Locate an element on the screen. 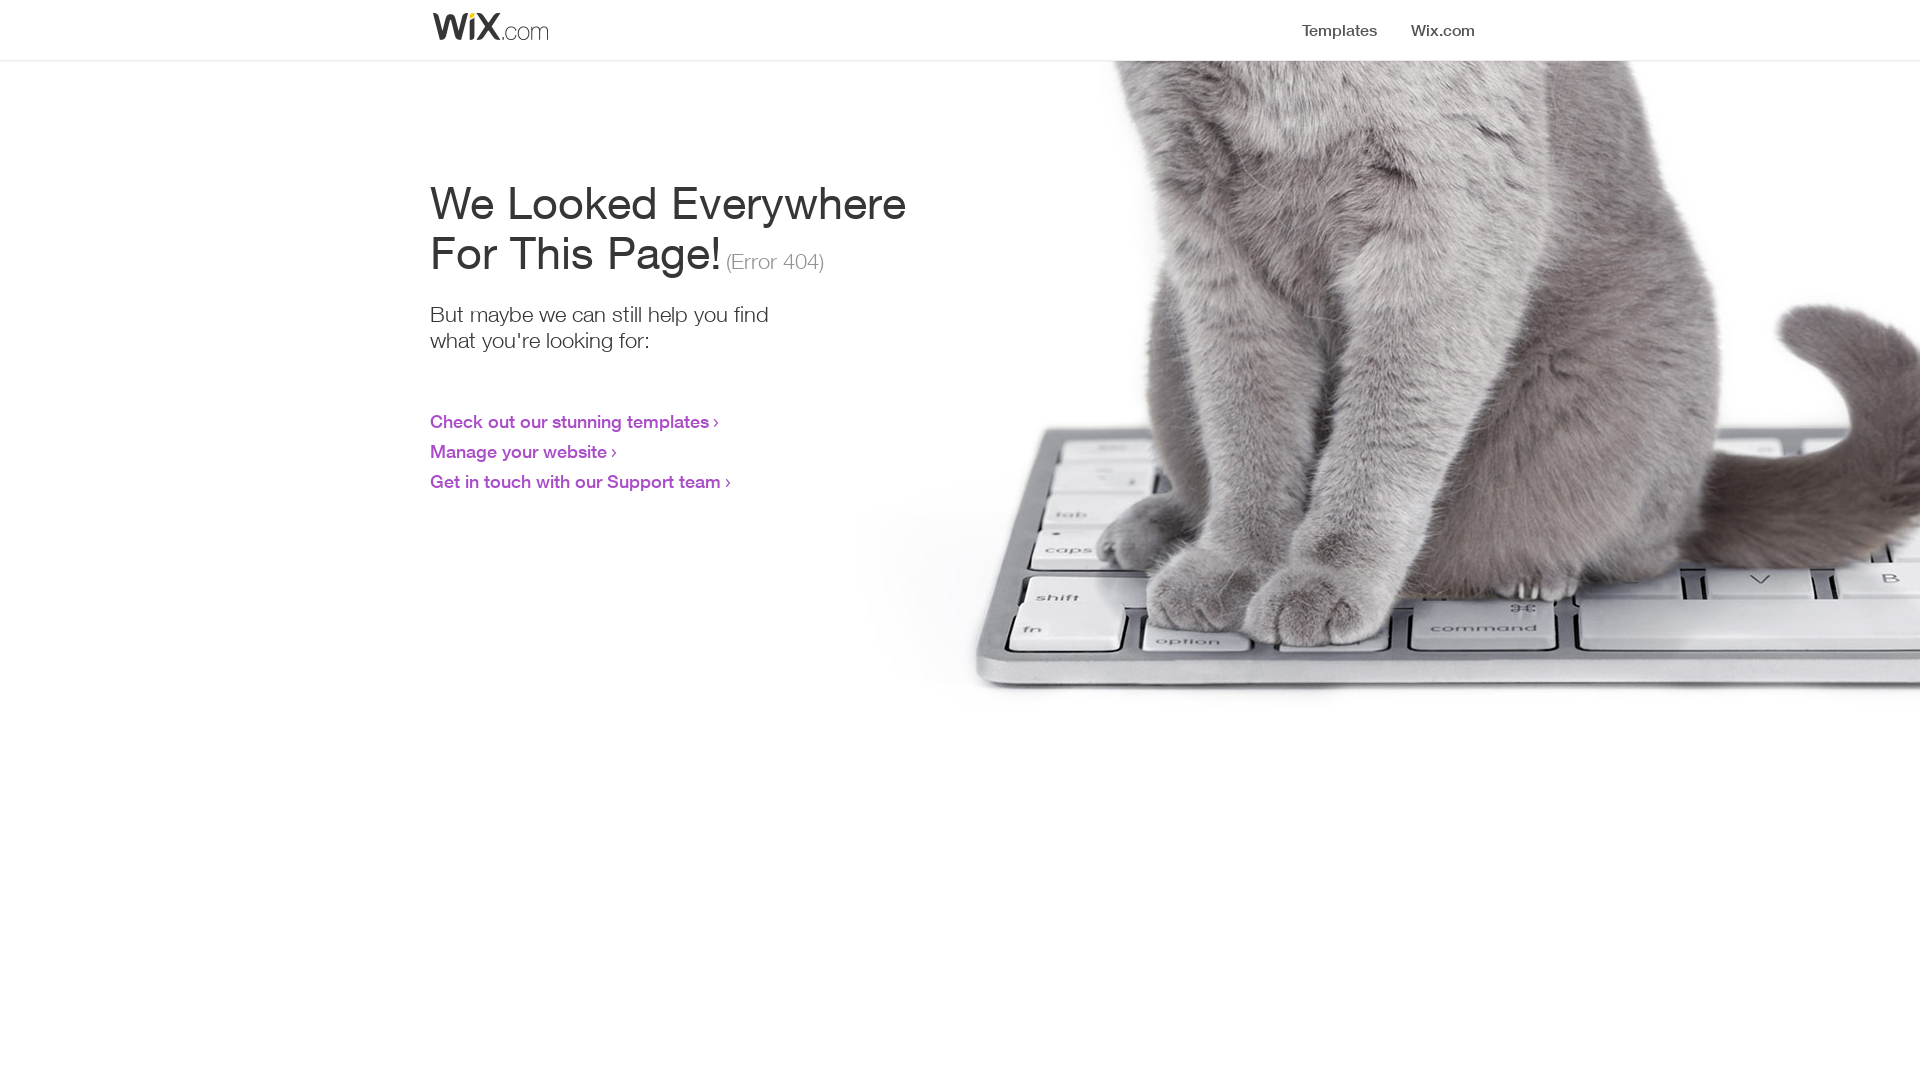  'Check out our stunning templates' is located at coordinates (429, 419).